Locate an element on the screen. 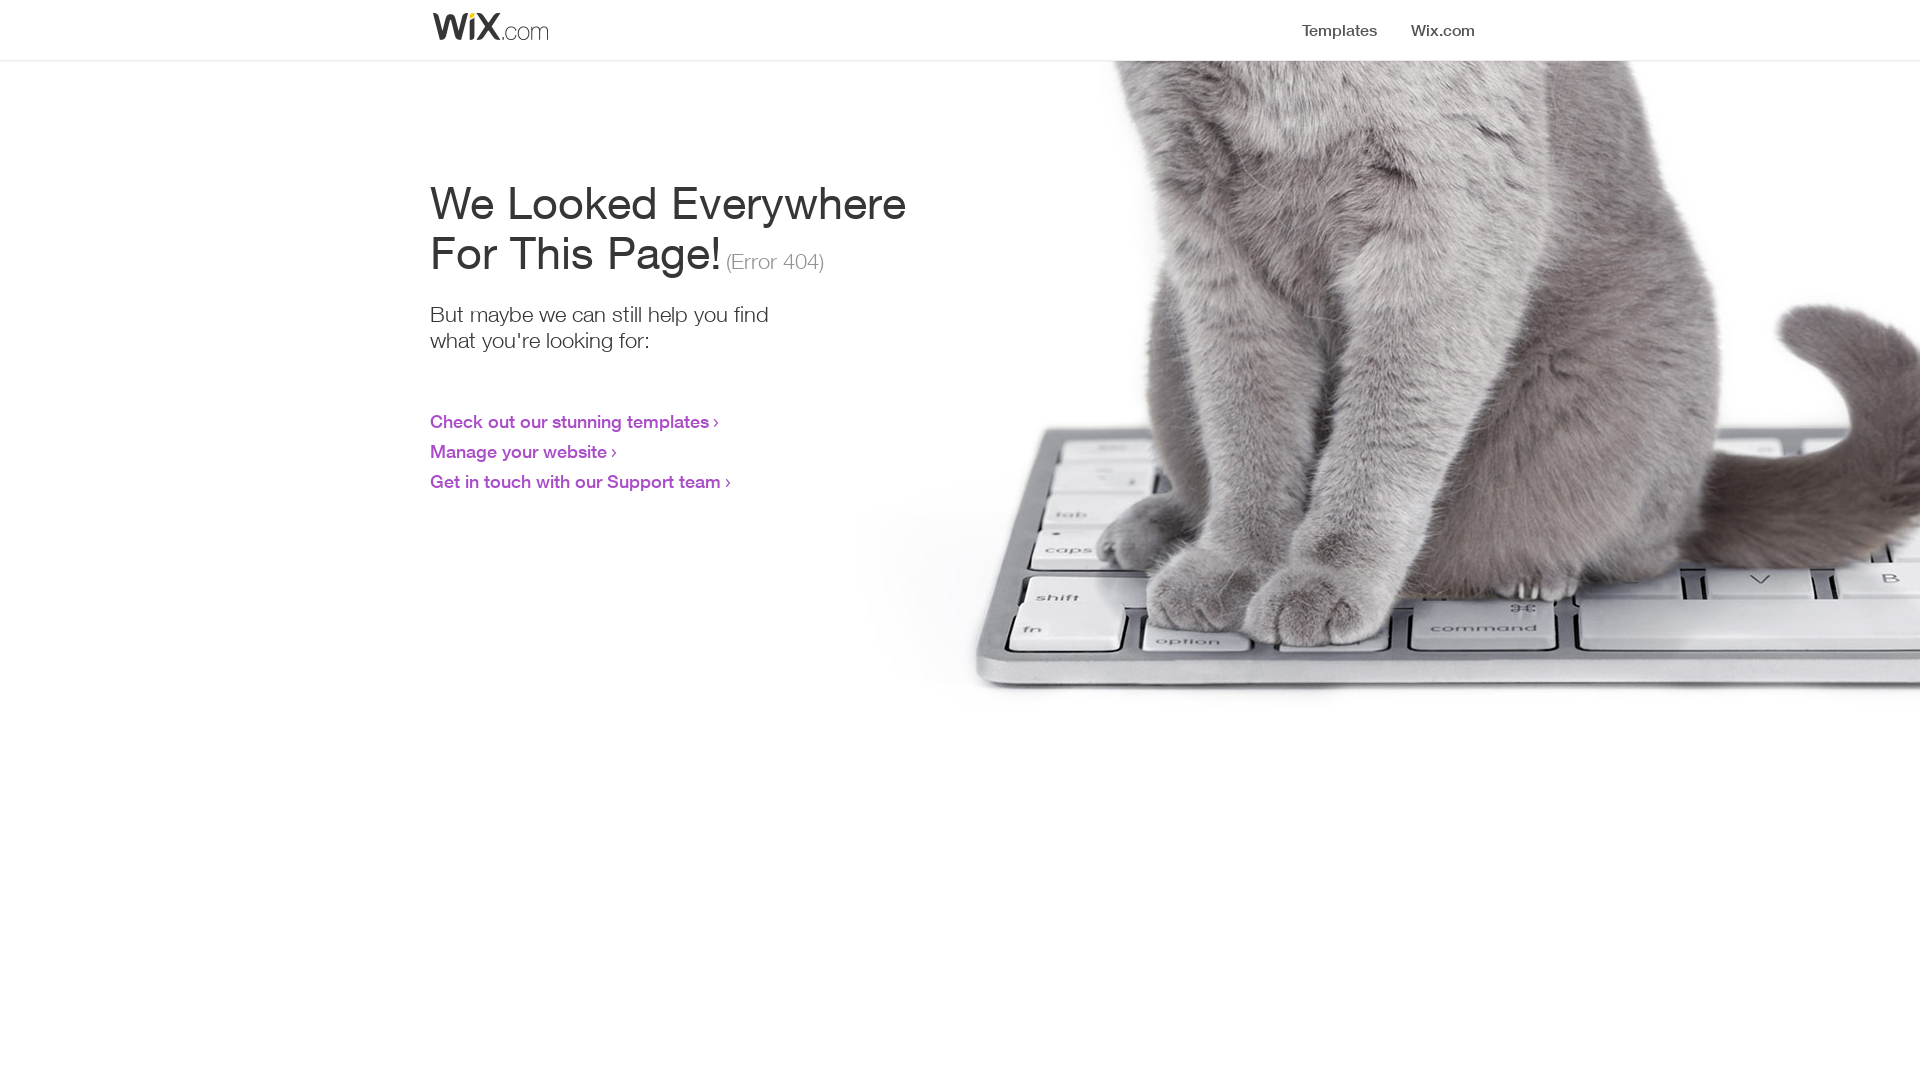  'Check out our stunning templates' is located at coordinates (429, 419).